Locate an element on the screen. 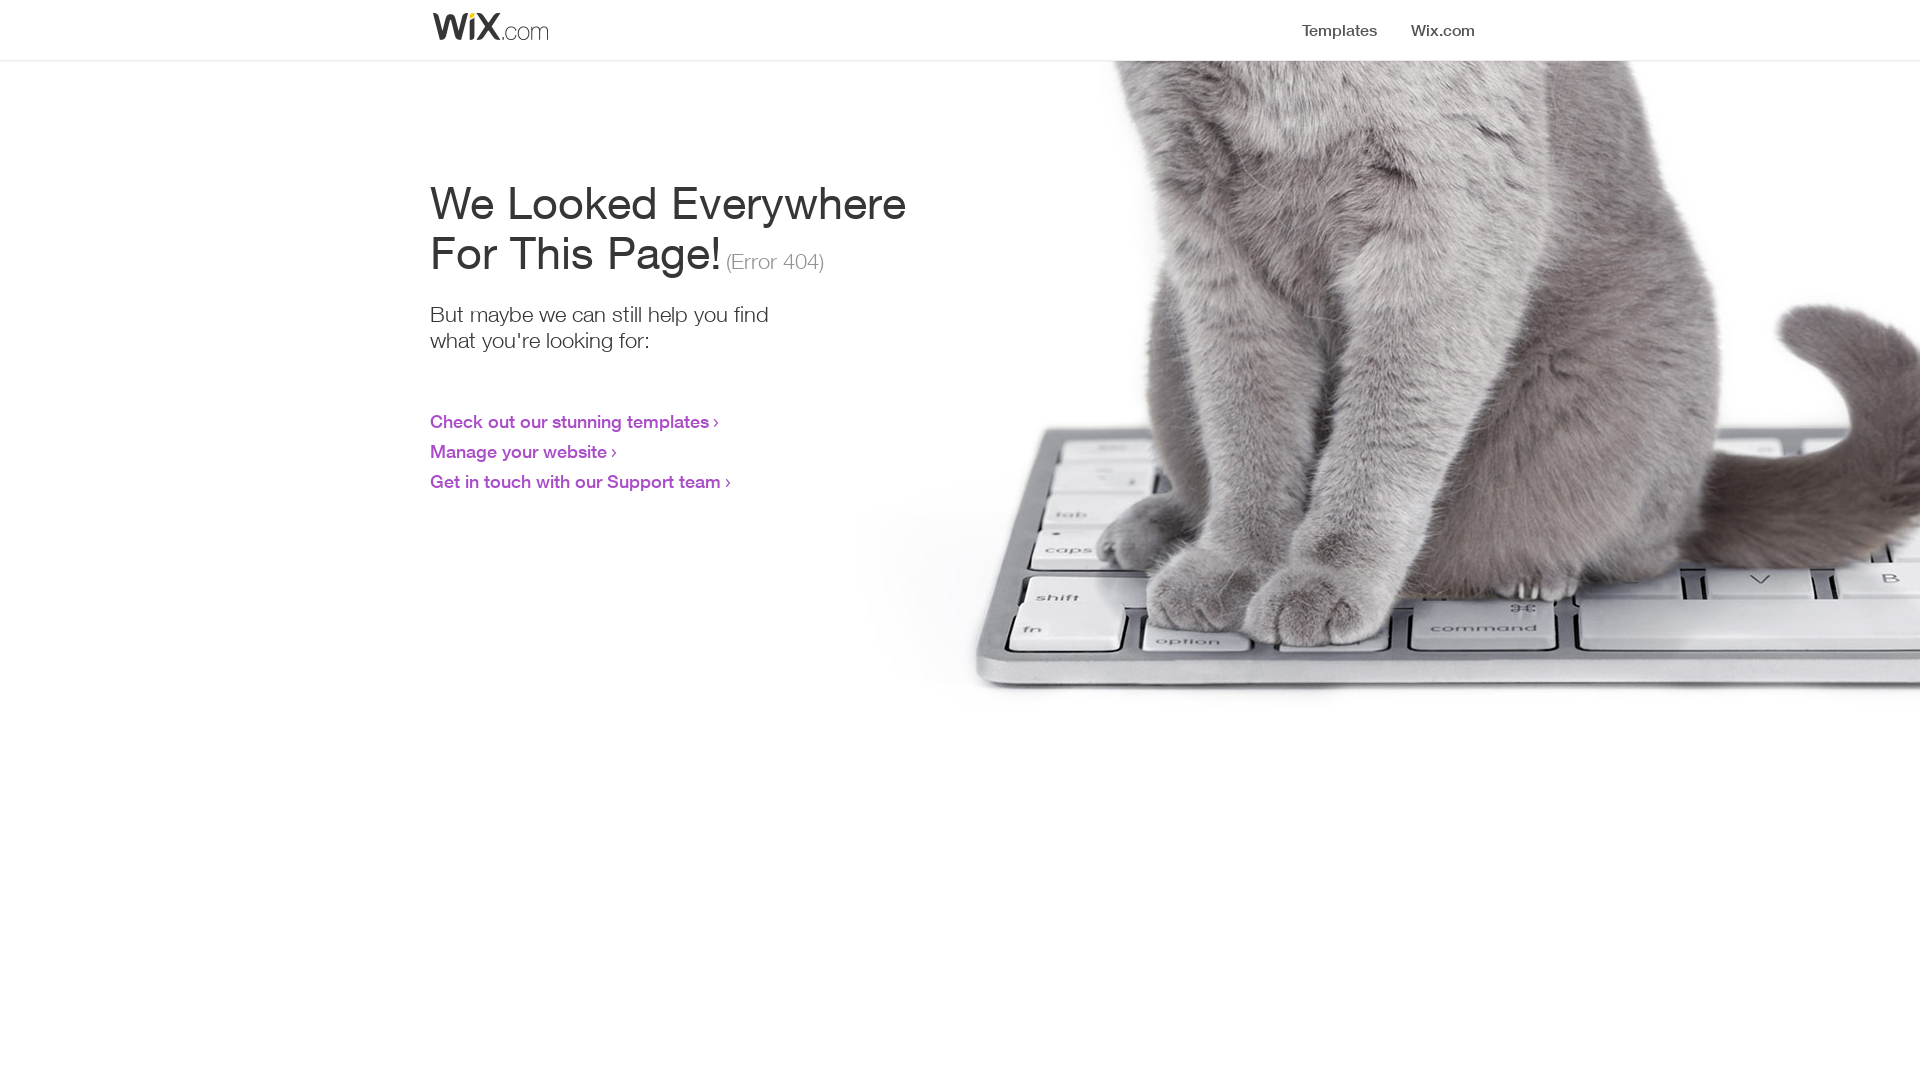  'Check out our stunning templates' is located at coordinates (429, 419).